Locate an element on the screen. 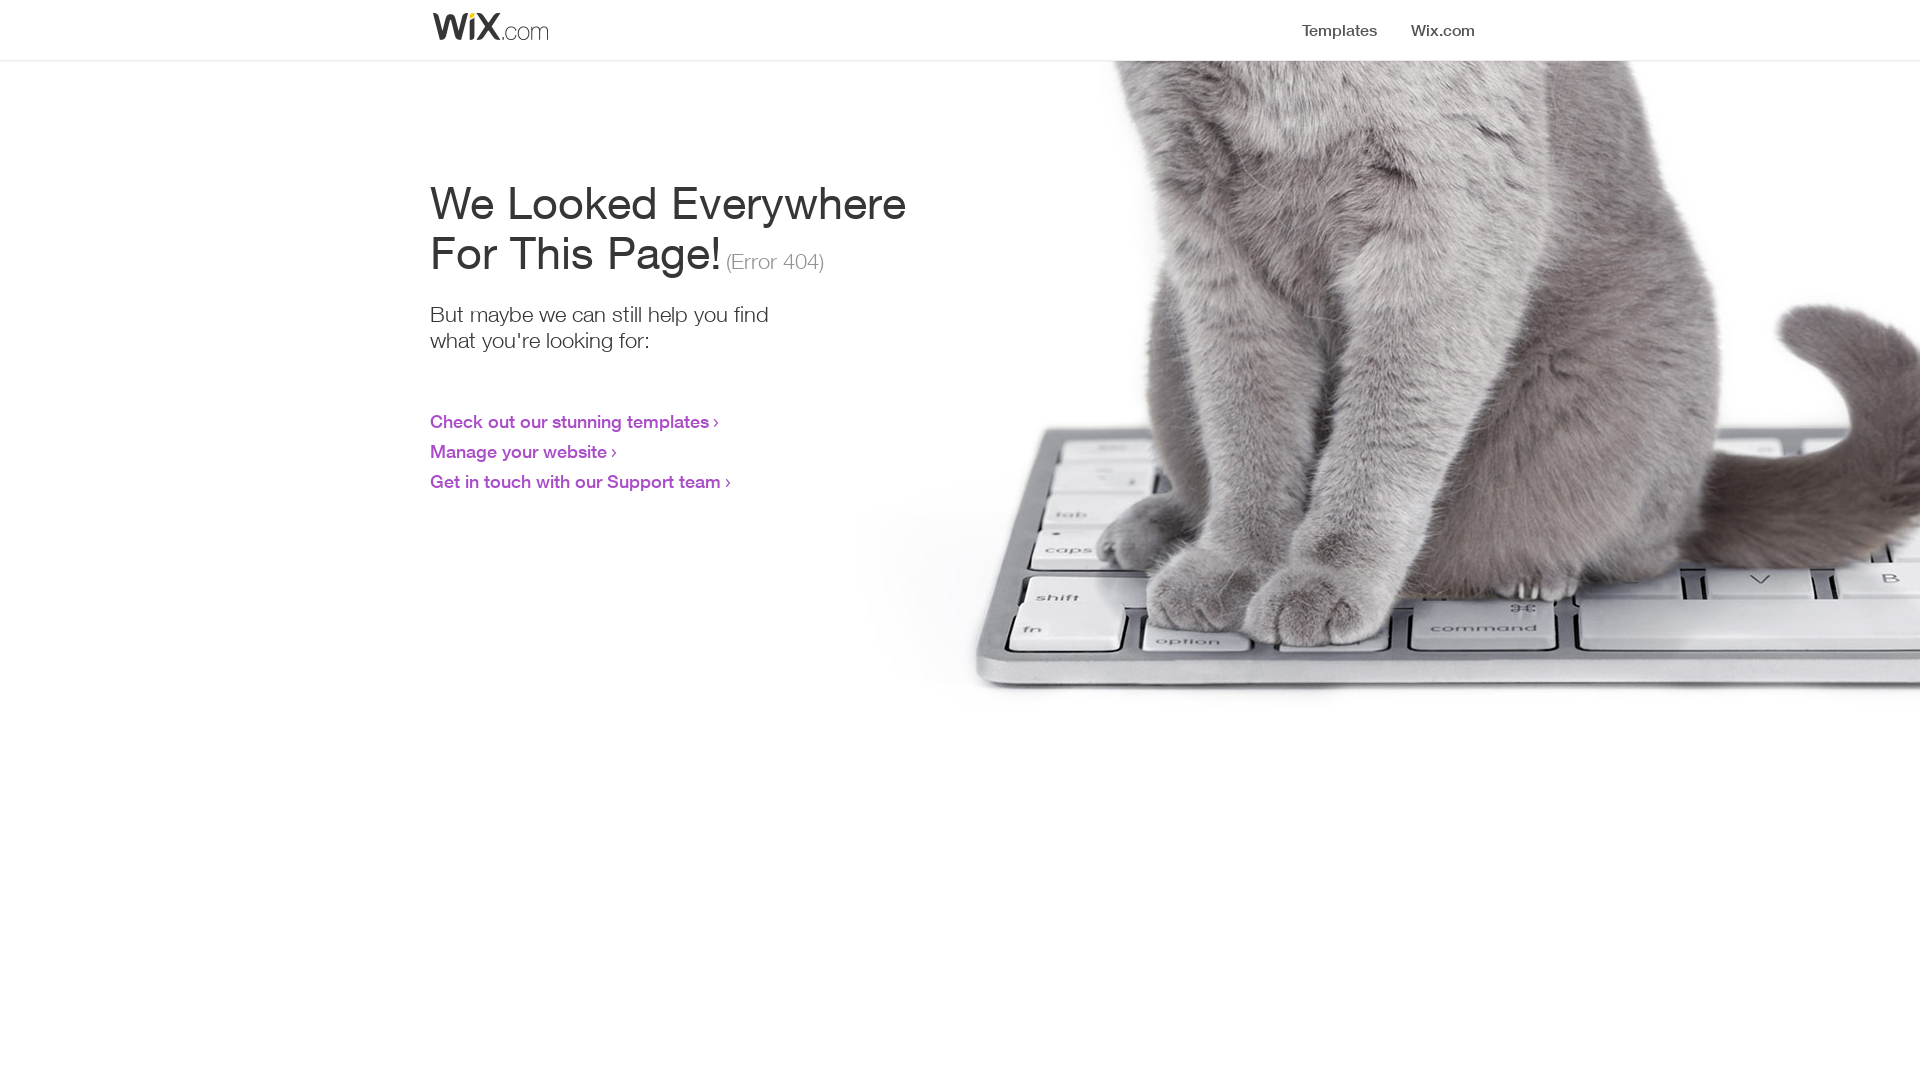  'Check out our stunning templates' is located at coordinates (429, 419).